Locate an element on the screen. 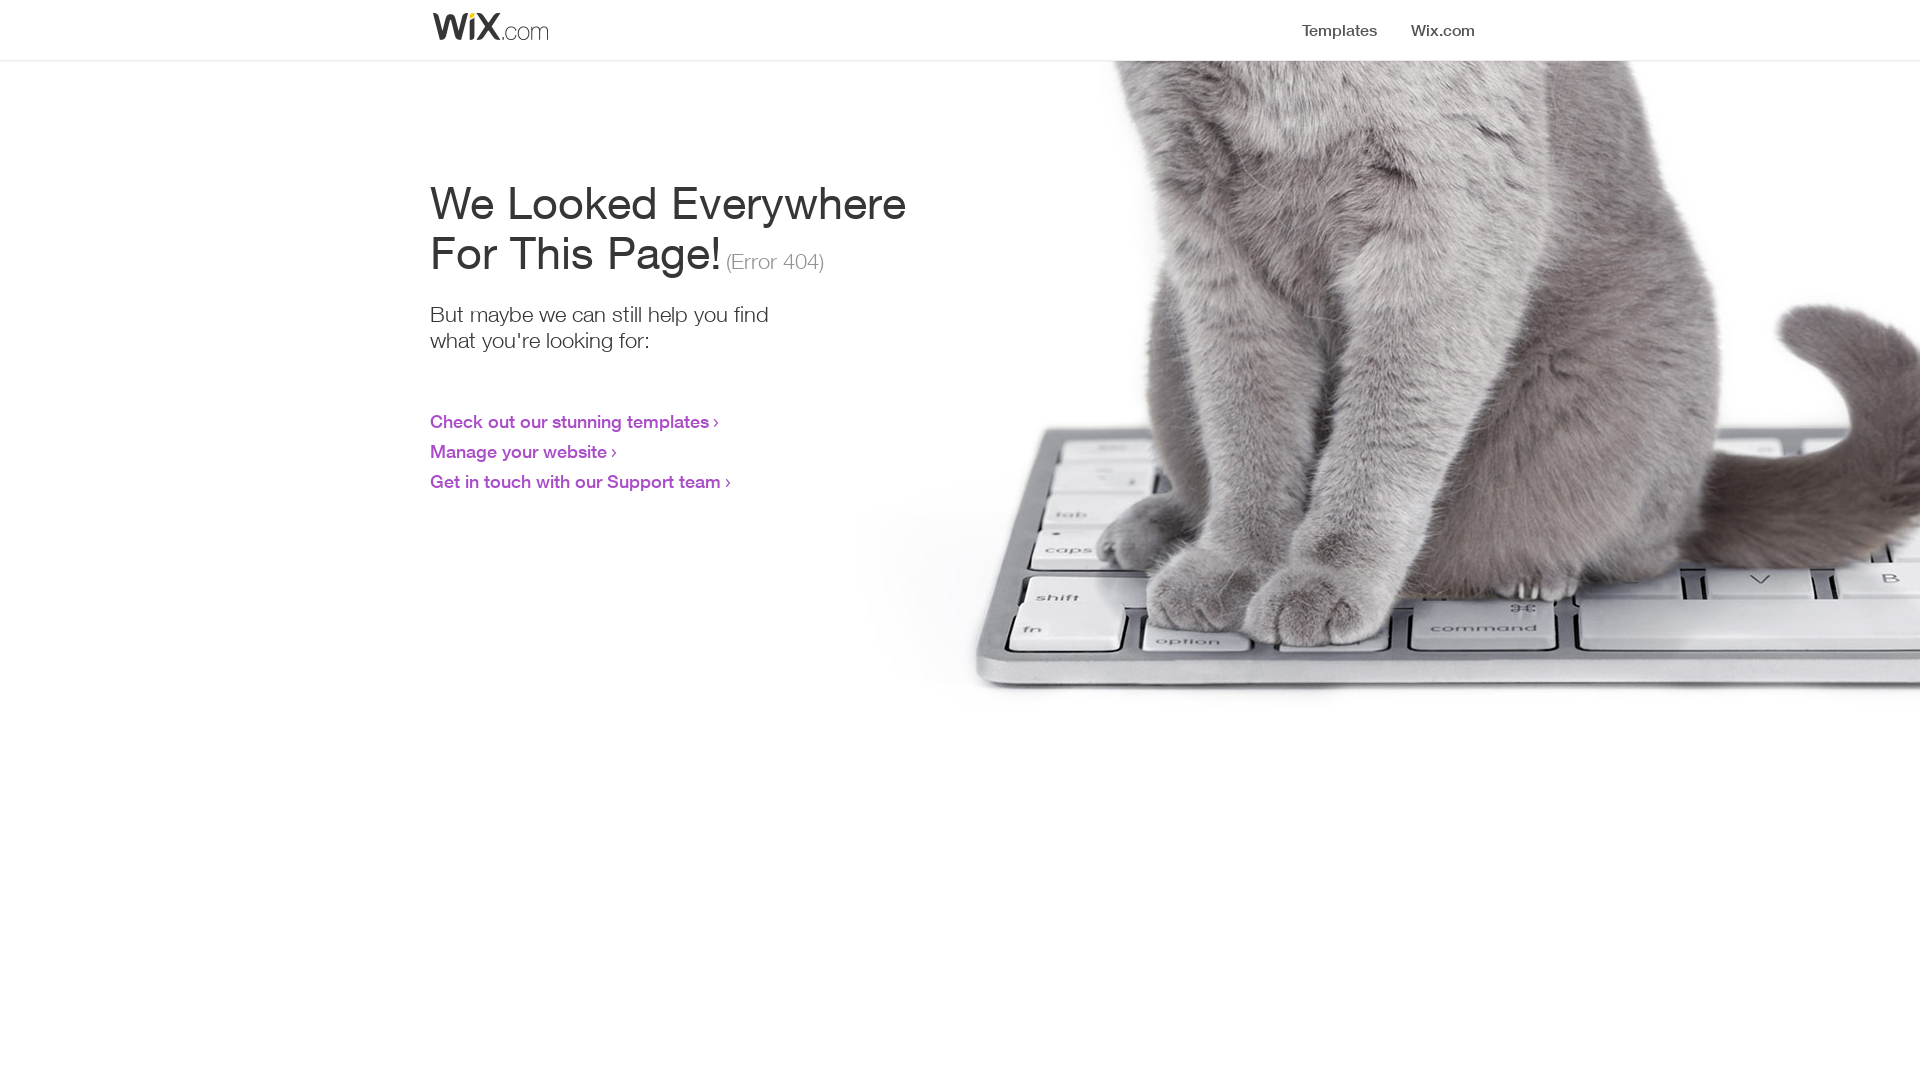  'Check out our stunning templates' is located at coordinates (429, 419).